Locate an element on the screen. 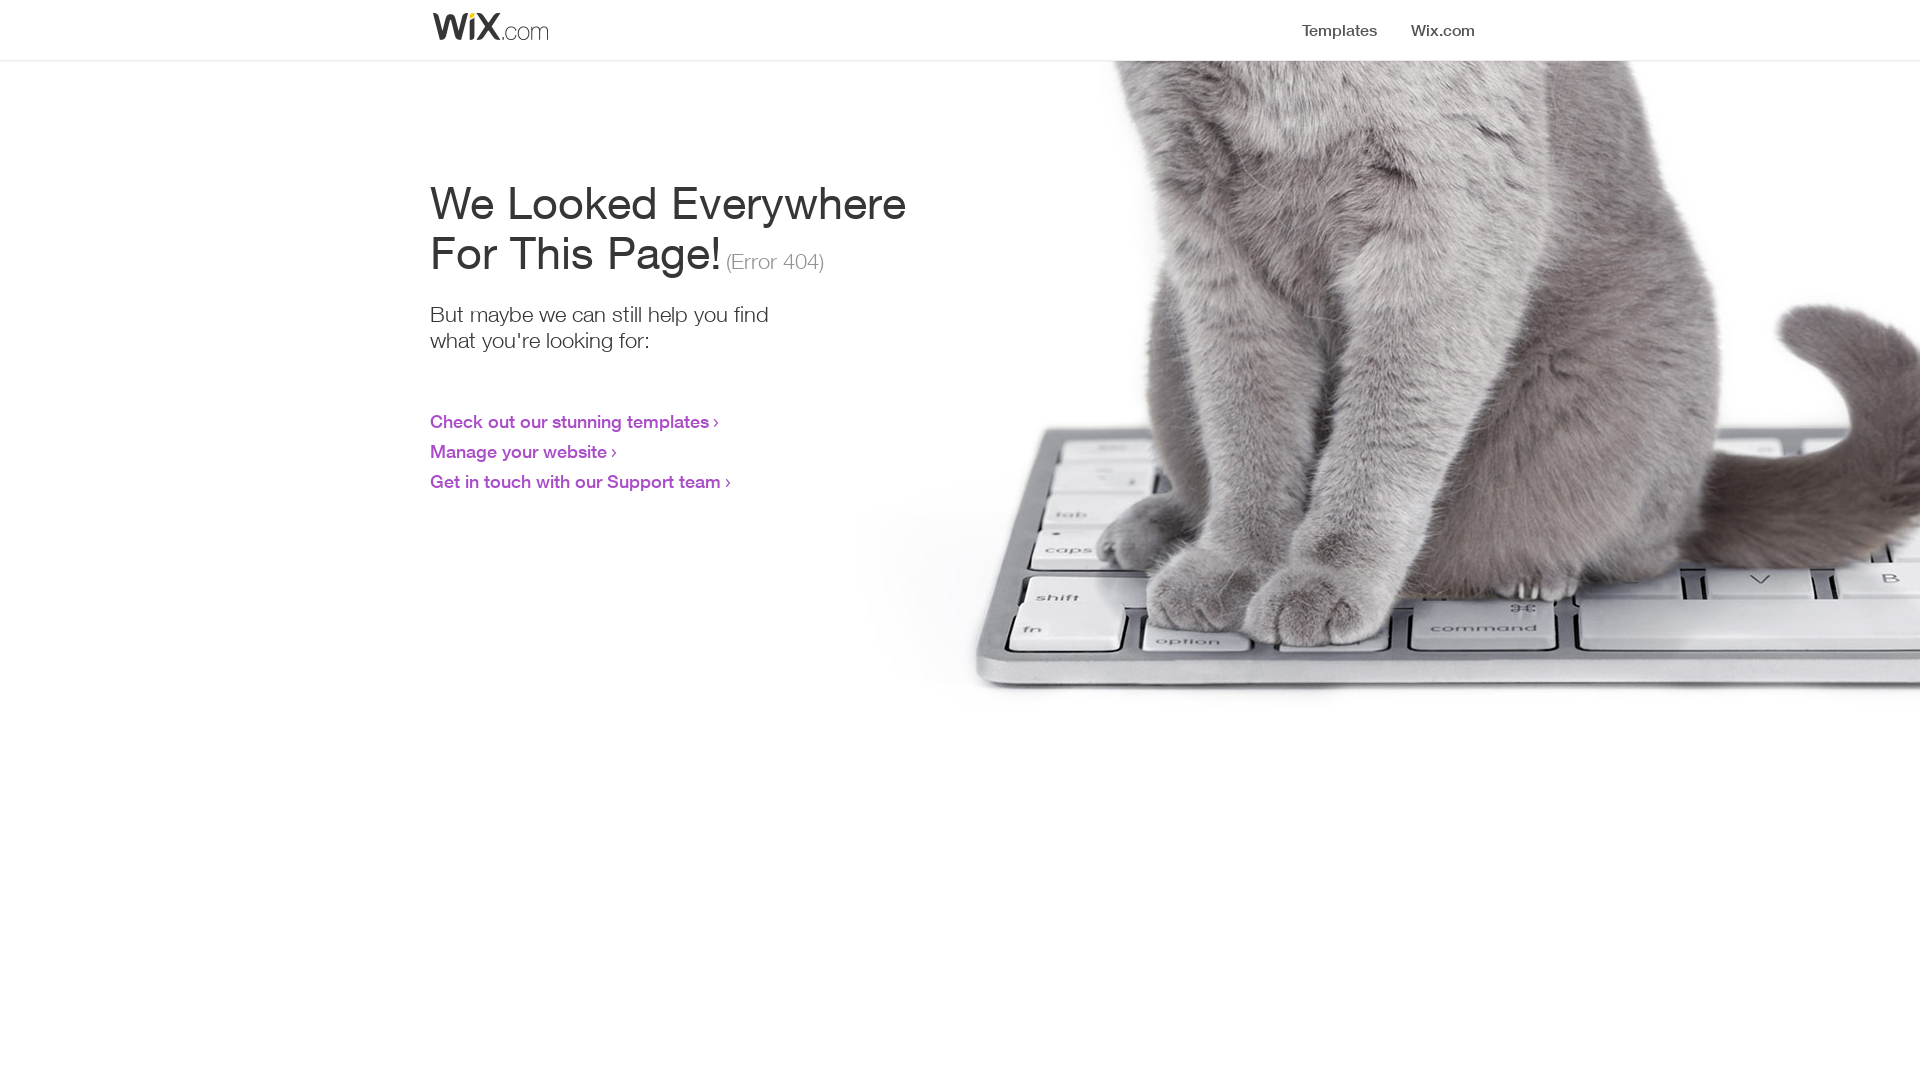  'Check out our stunning templates' is located at coordinates (429, 419).